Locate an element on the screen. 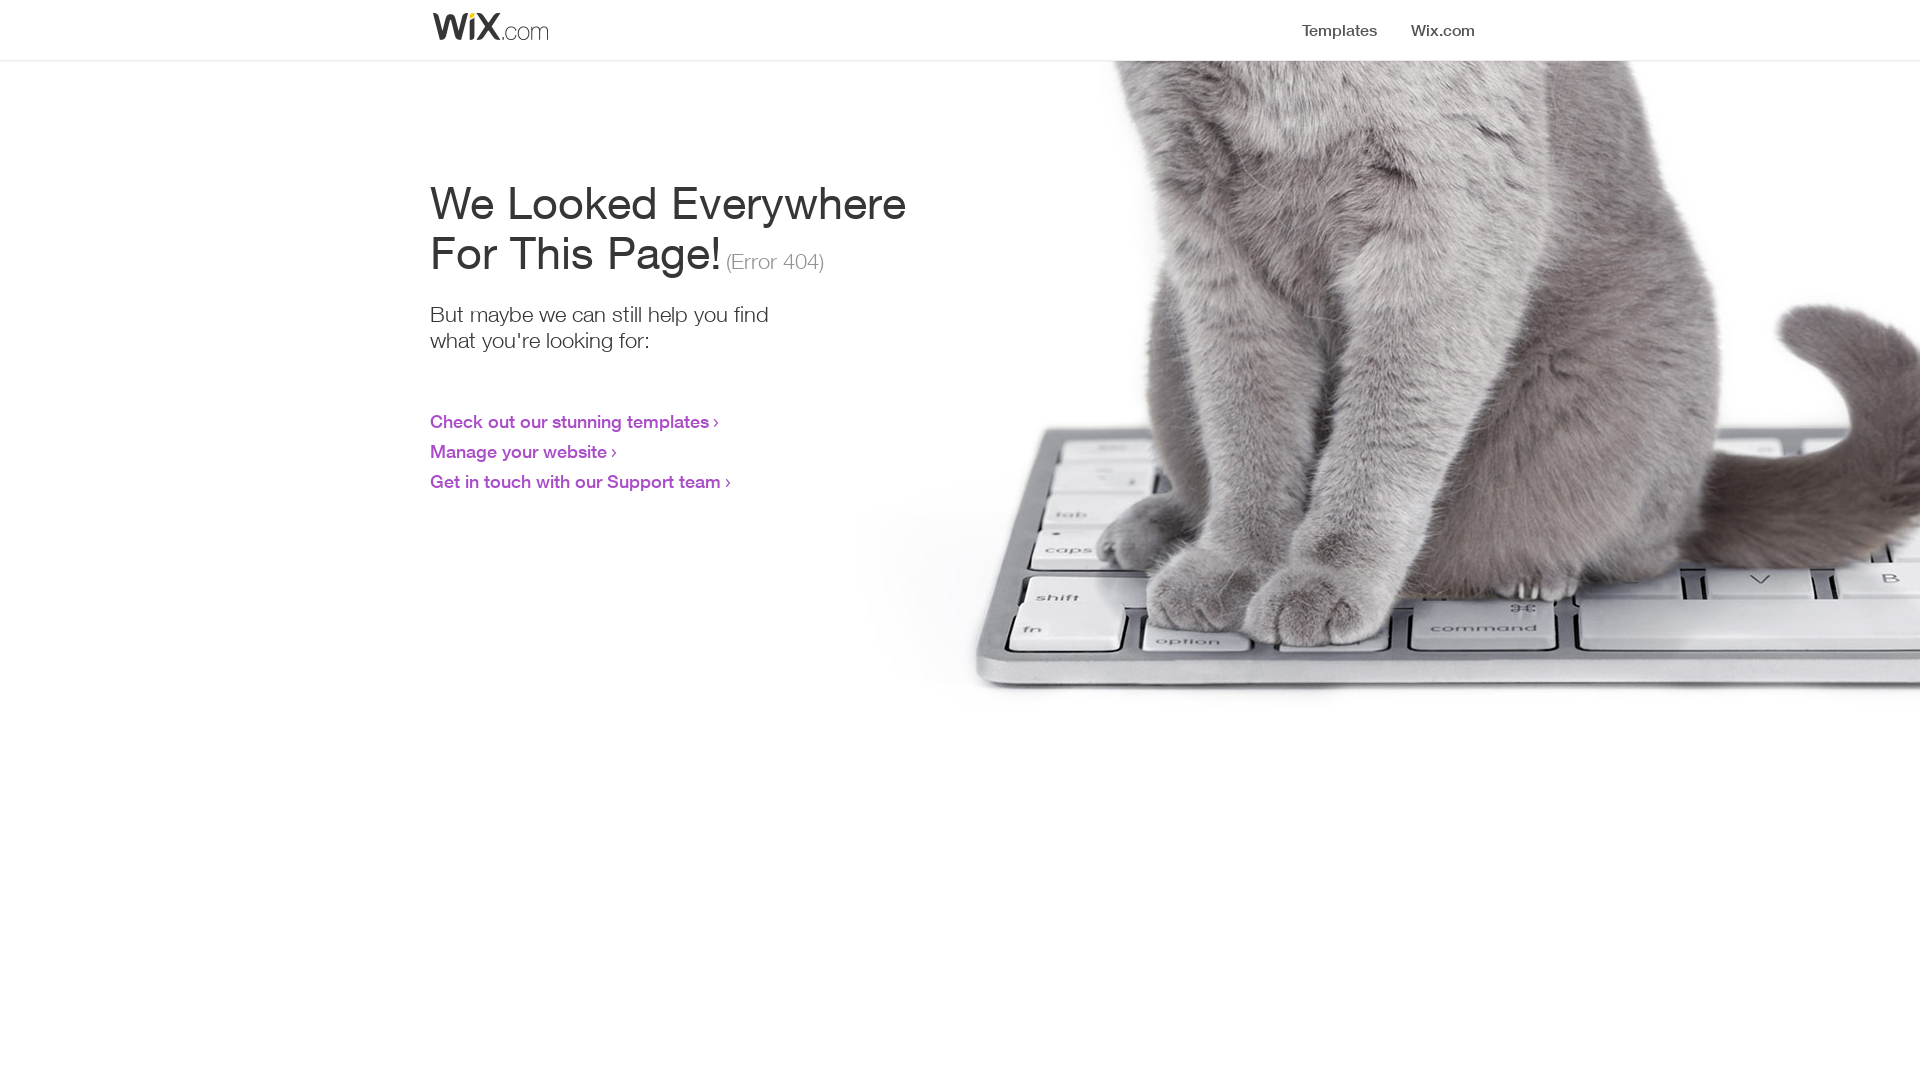  'Check out our stunning templates' is located at coordinates (429, 419).